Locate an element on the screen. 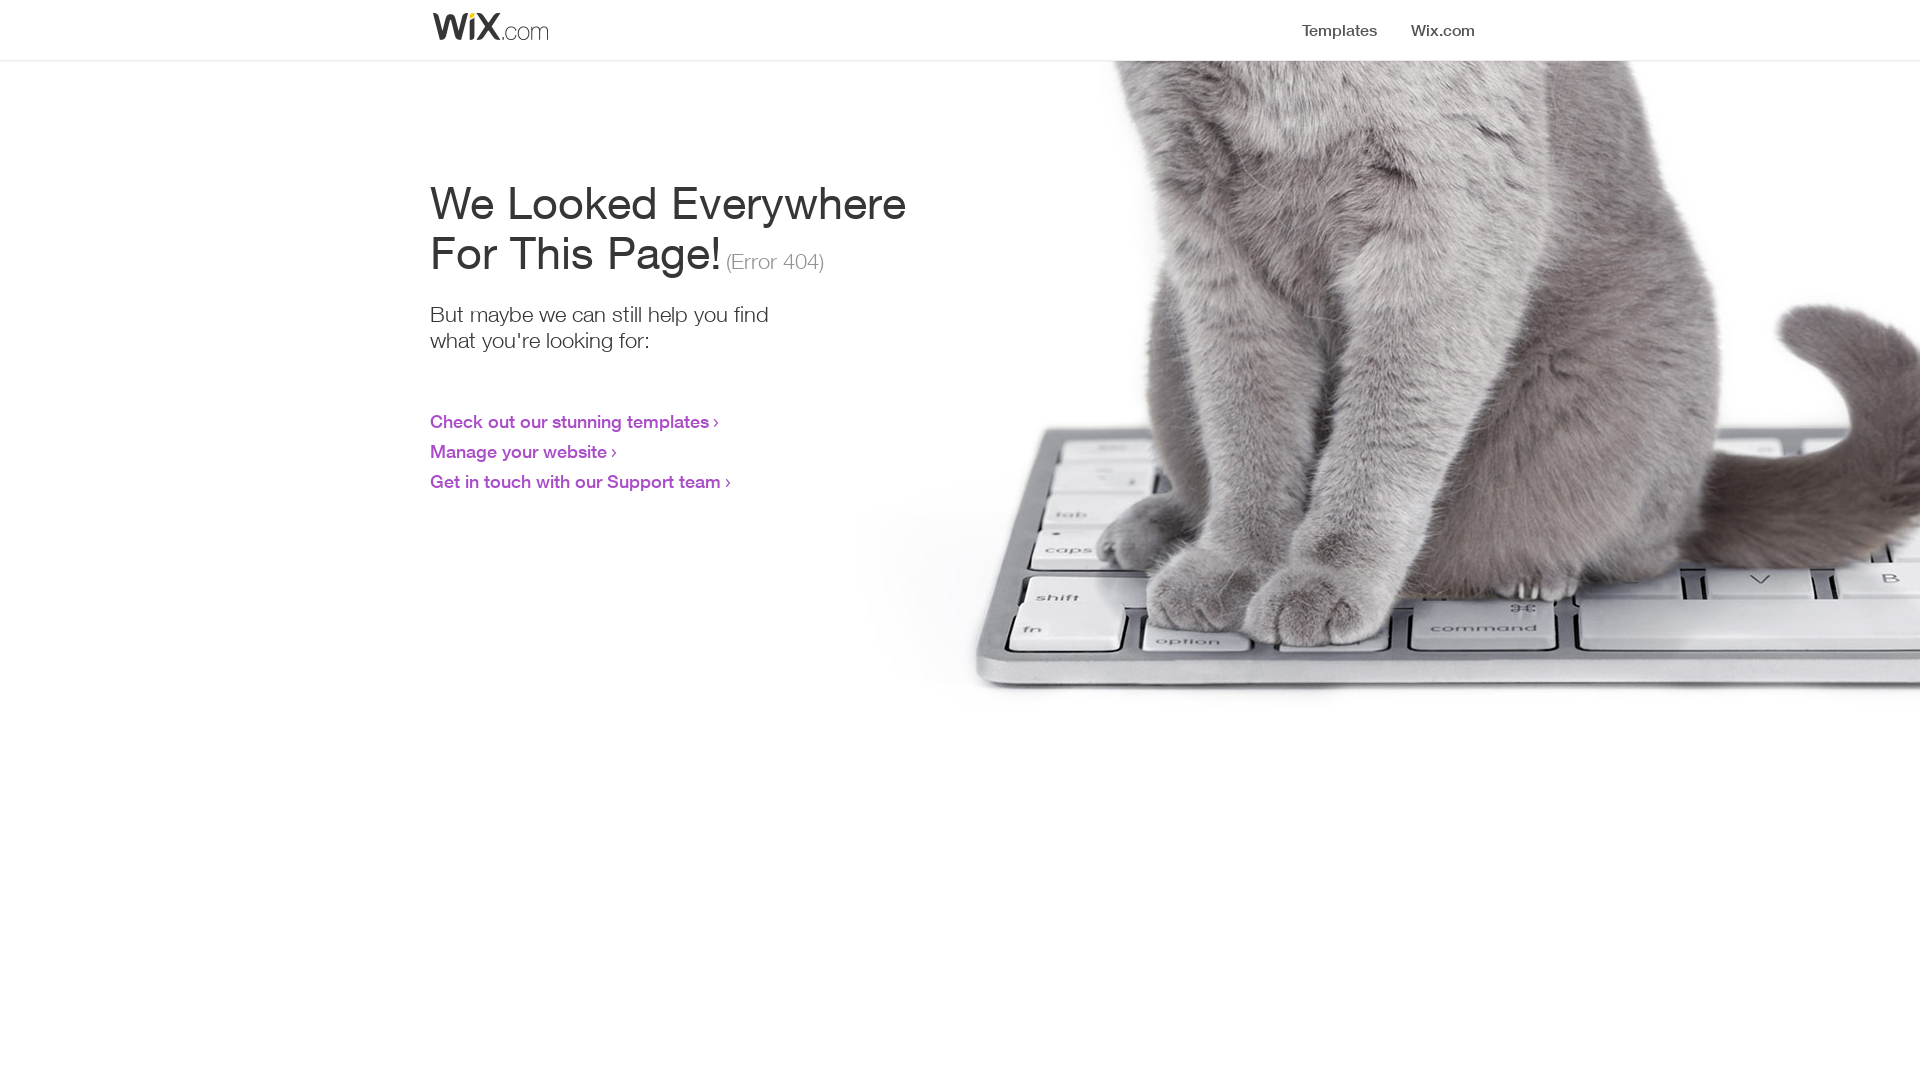  'Check out our stunning templates' is located at coordinates (429, 419).